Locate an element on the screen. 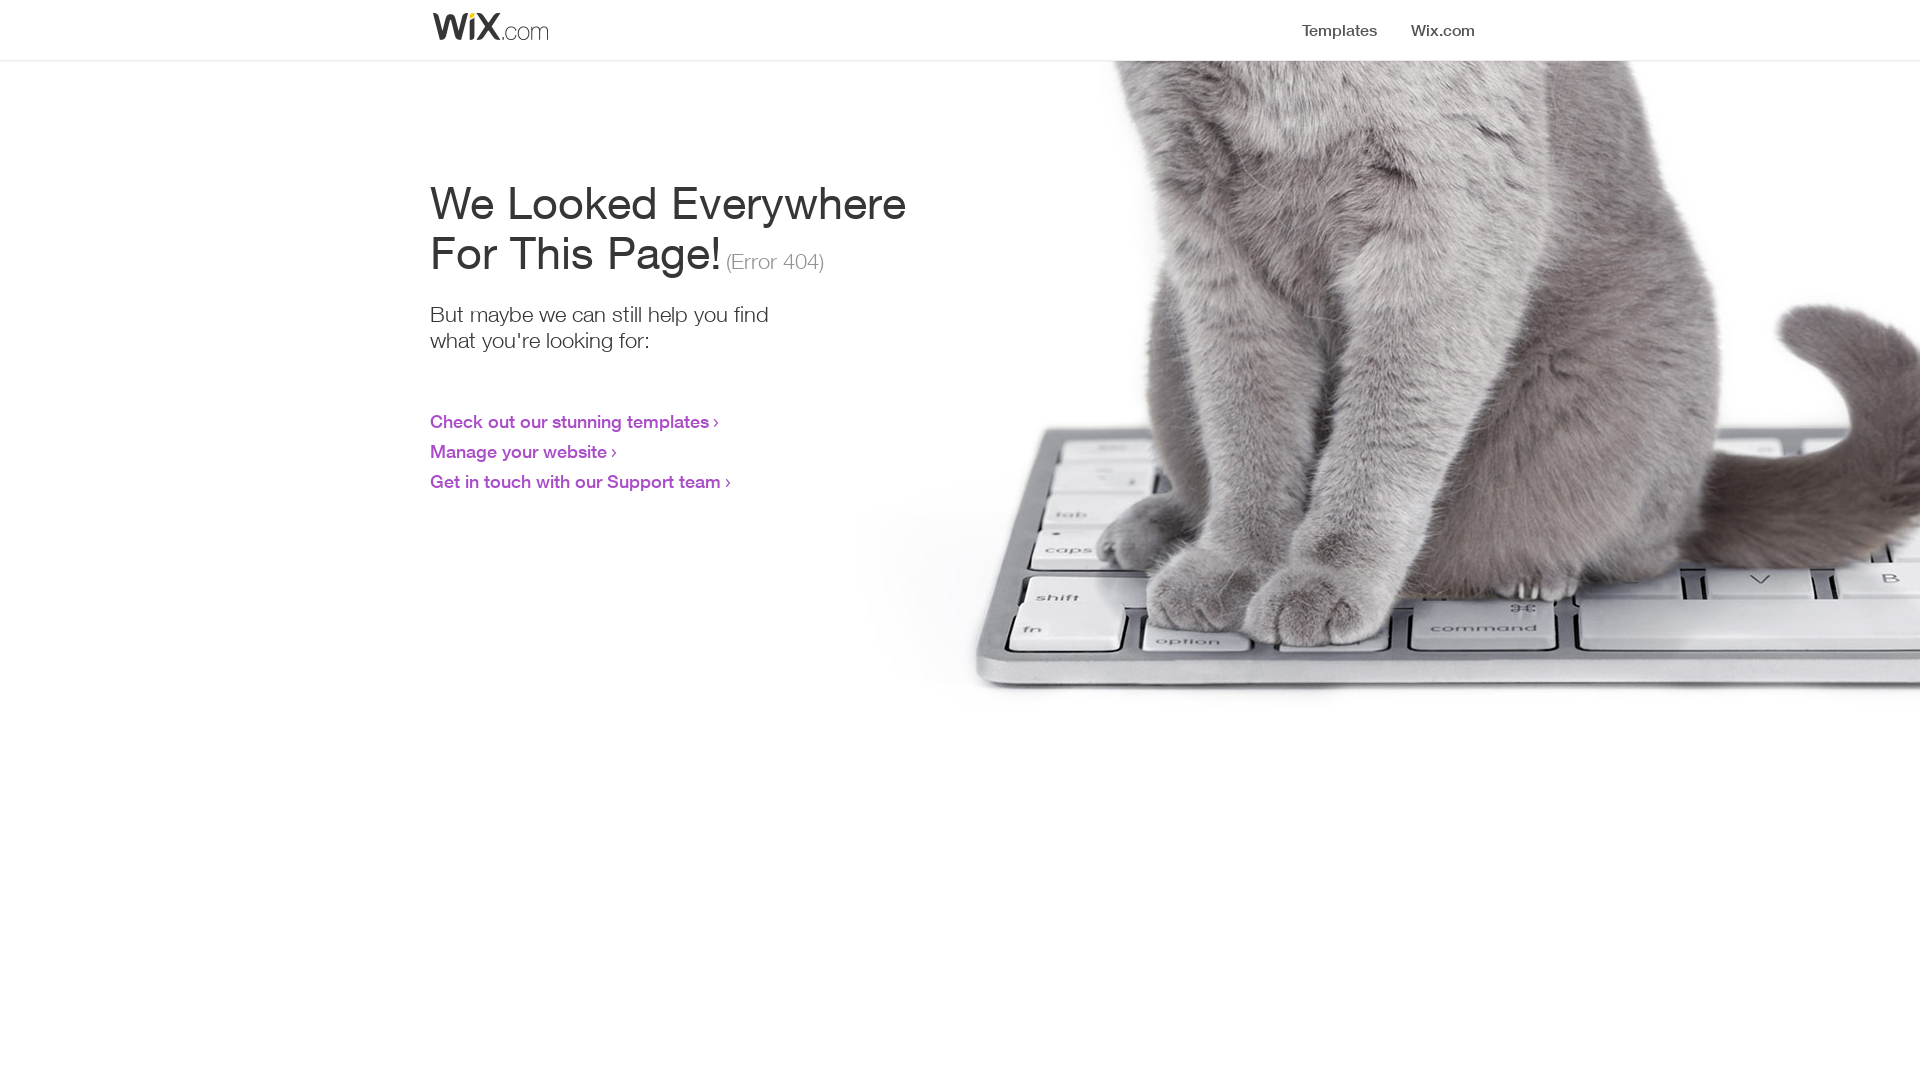  'Check out our stunning templates' is located at coordinates (429, 419).